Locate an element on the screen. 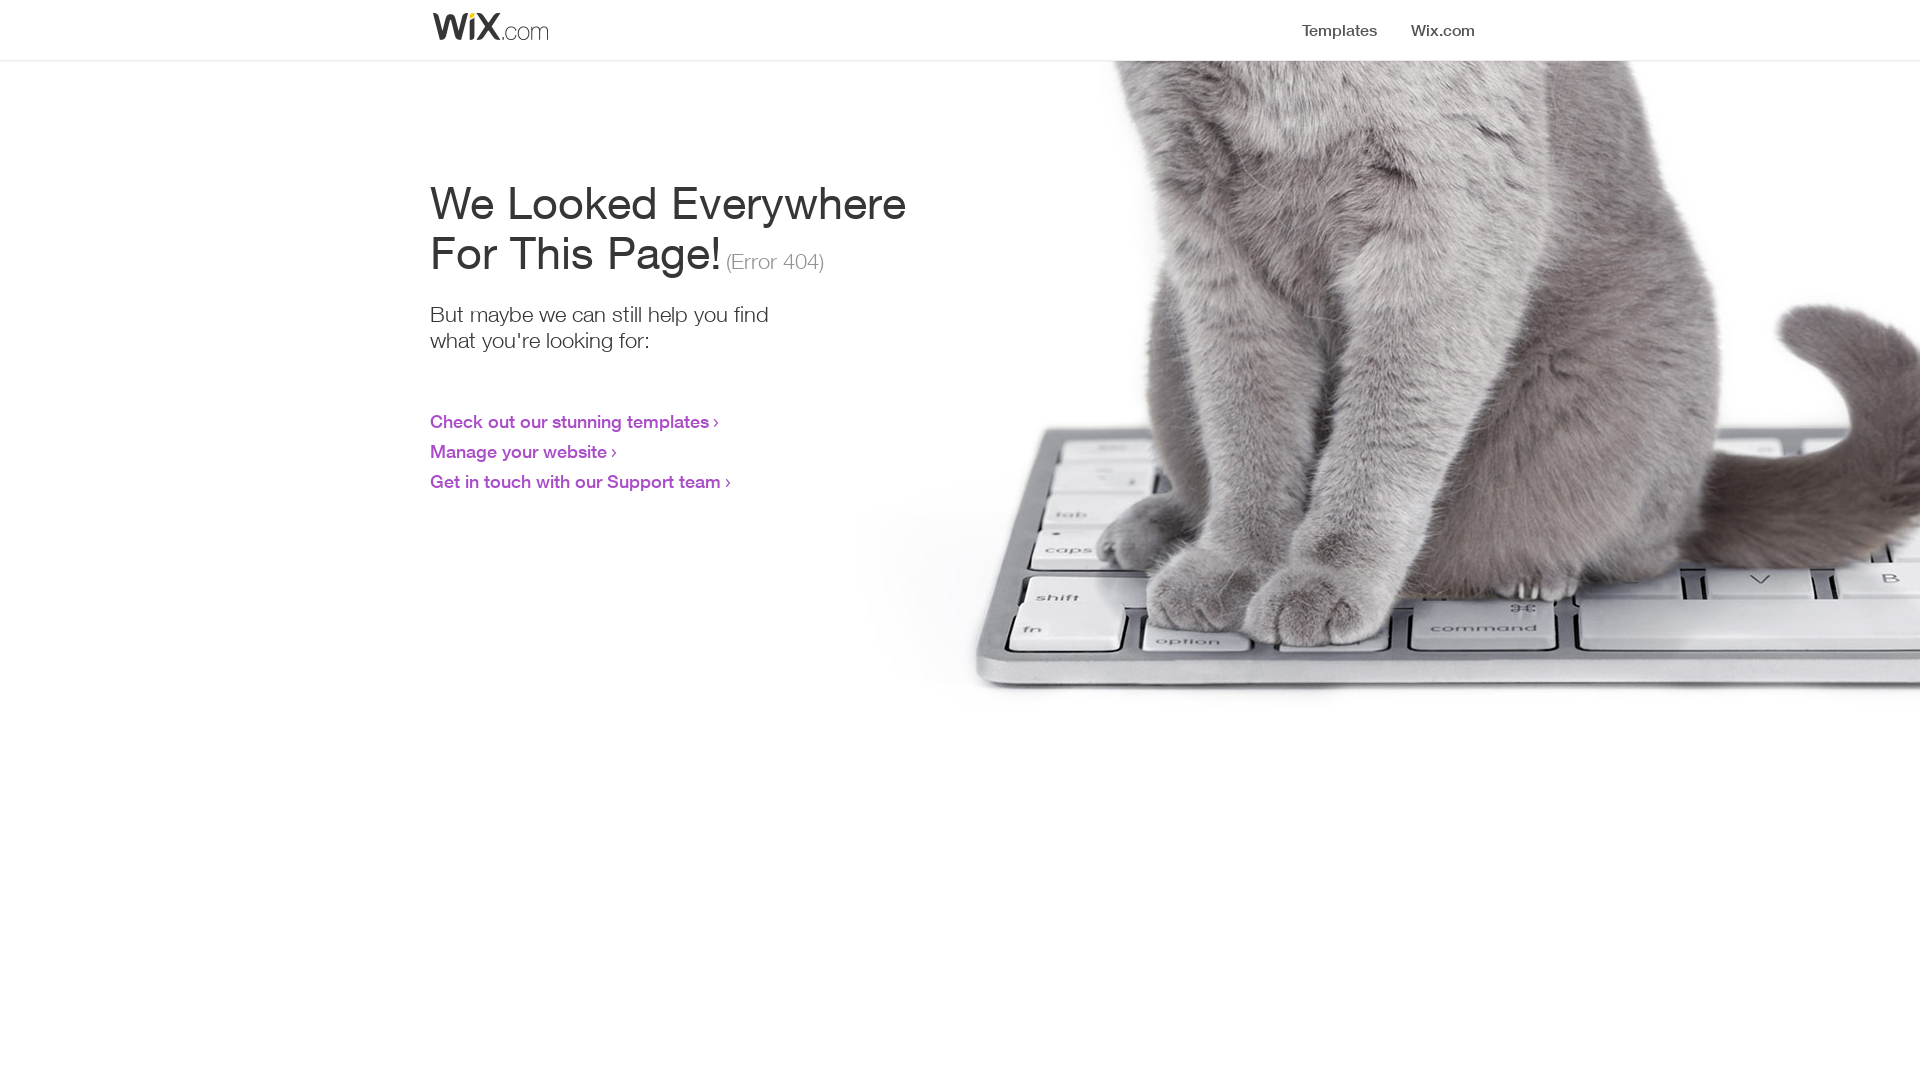  'Check out our stunning templates' is located at coordinates (429, 419).